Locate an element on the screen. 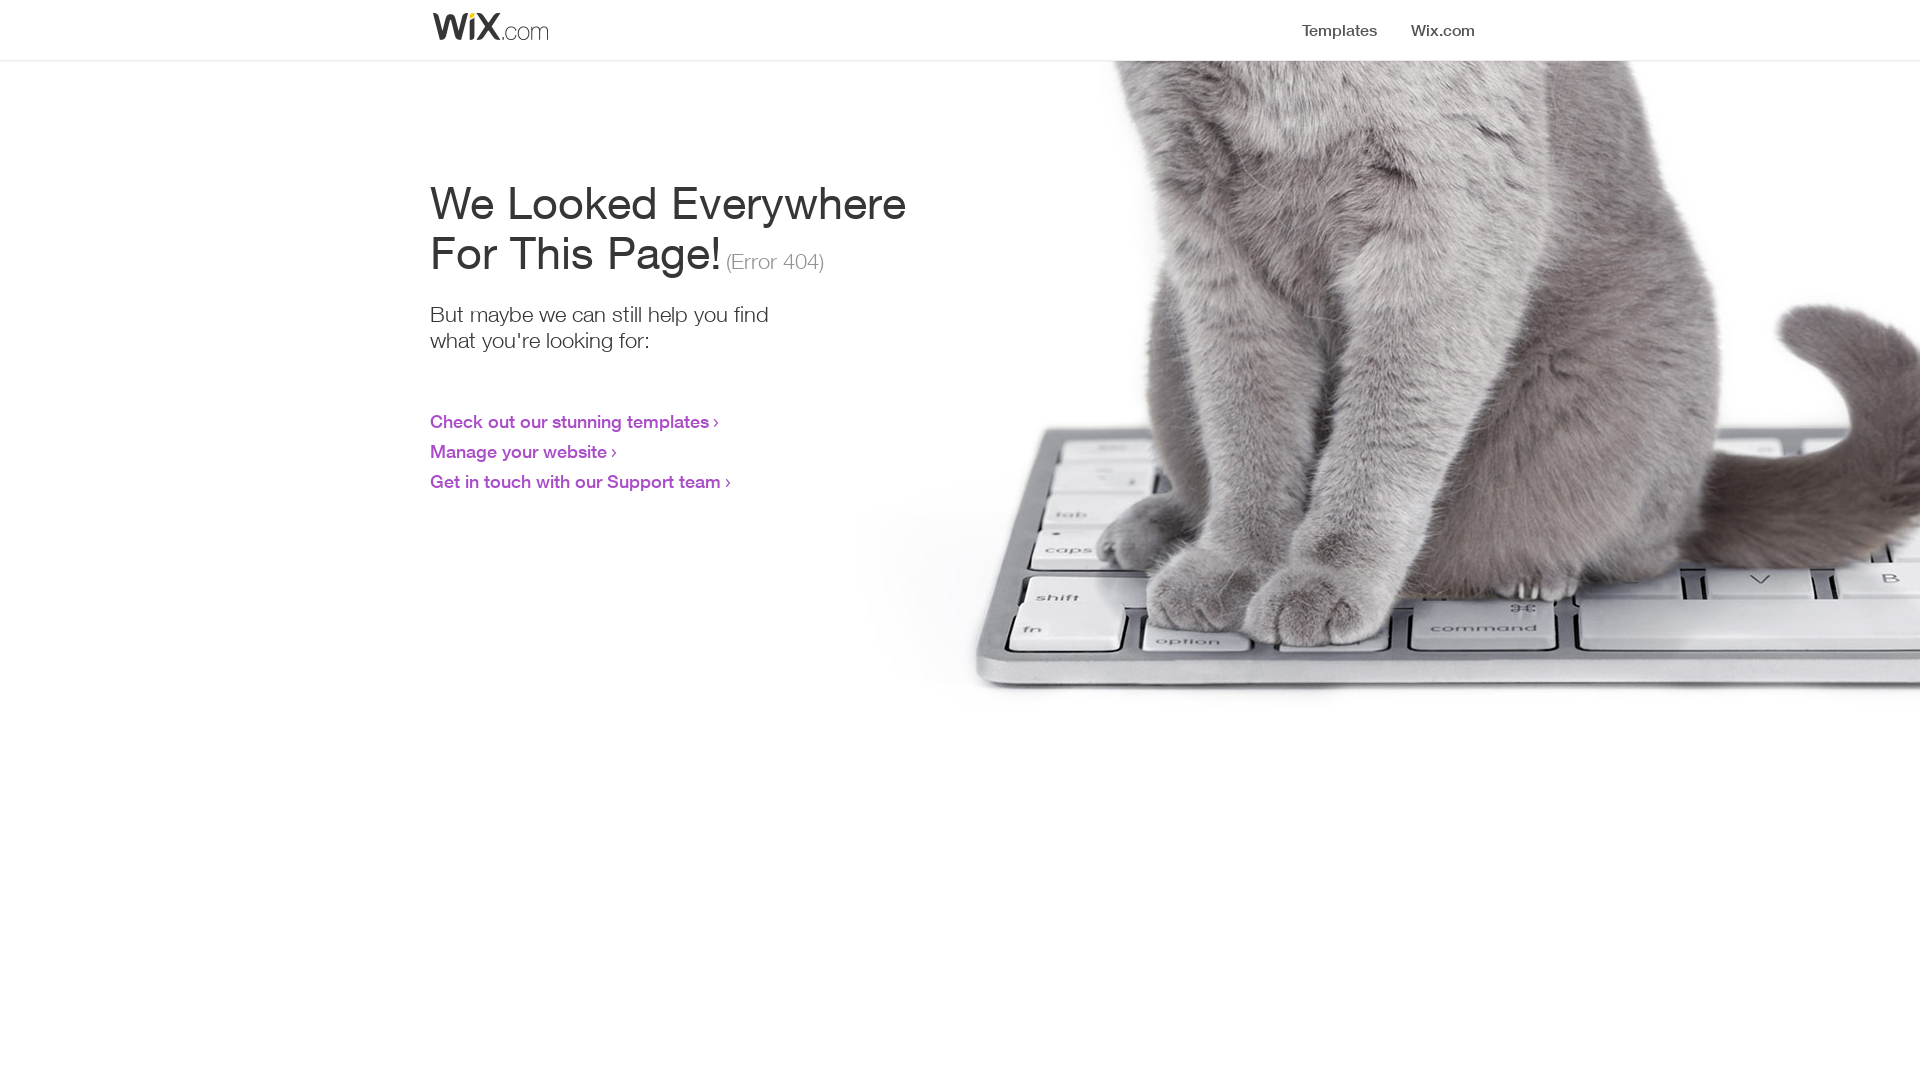  'Check out our stunning templates' is located at coordinates (429, 419).